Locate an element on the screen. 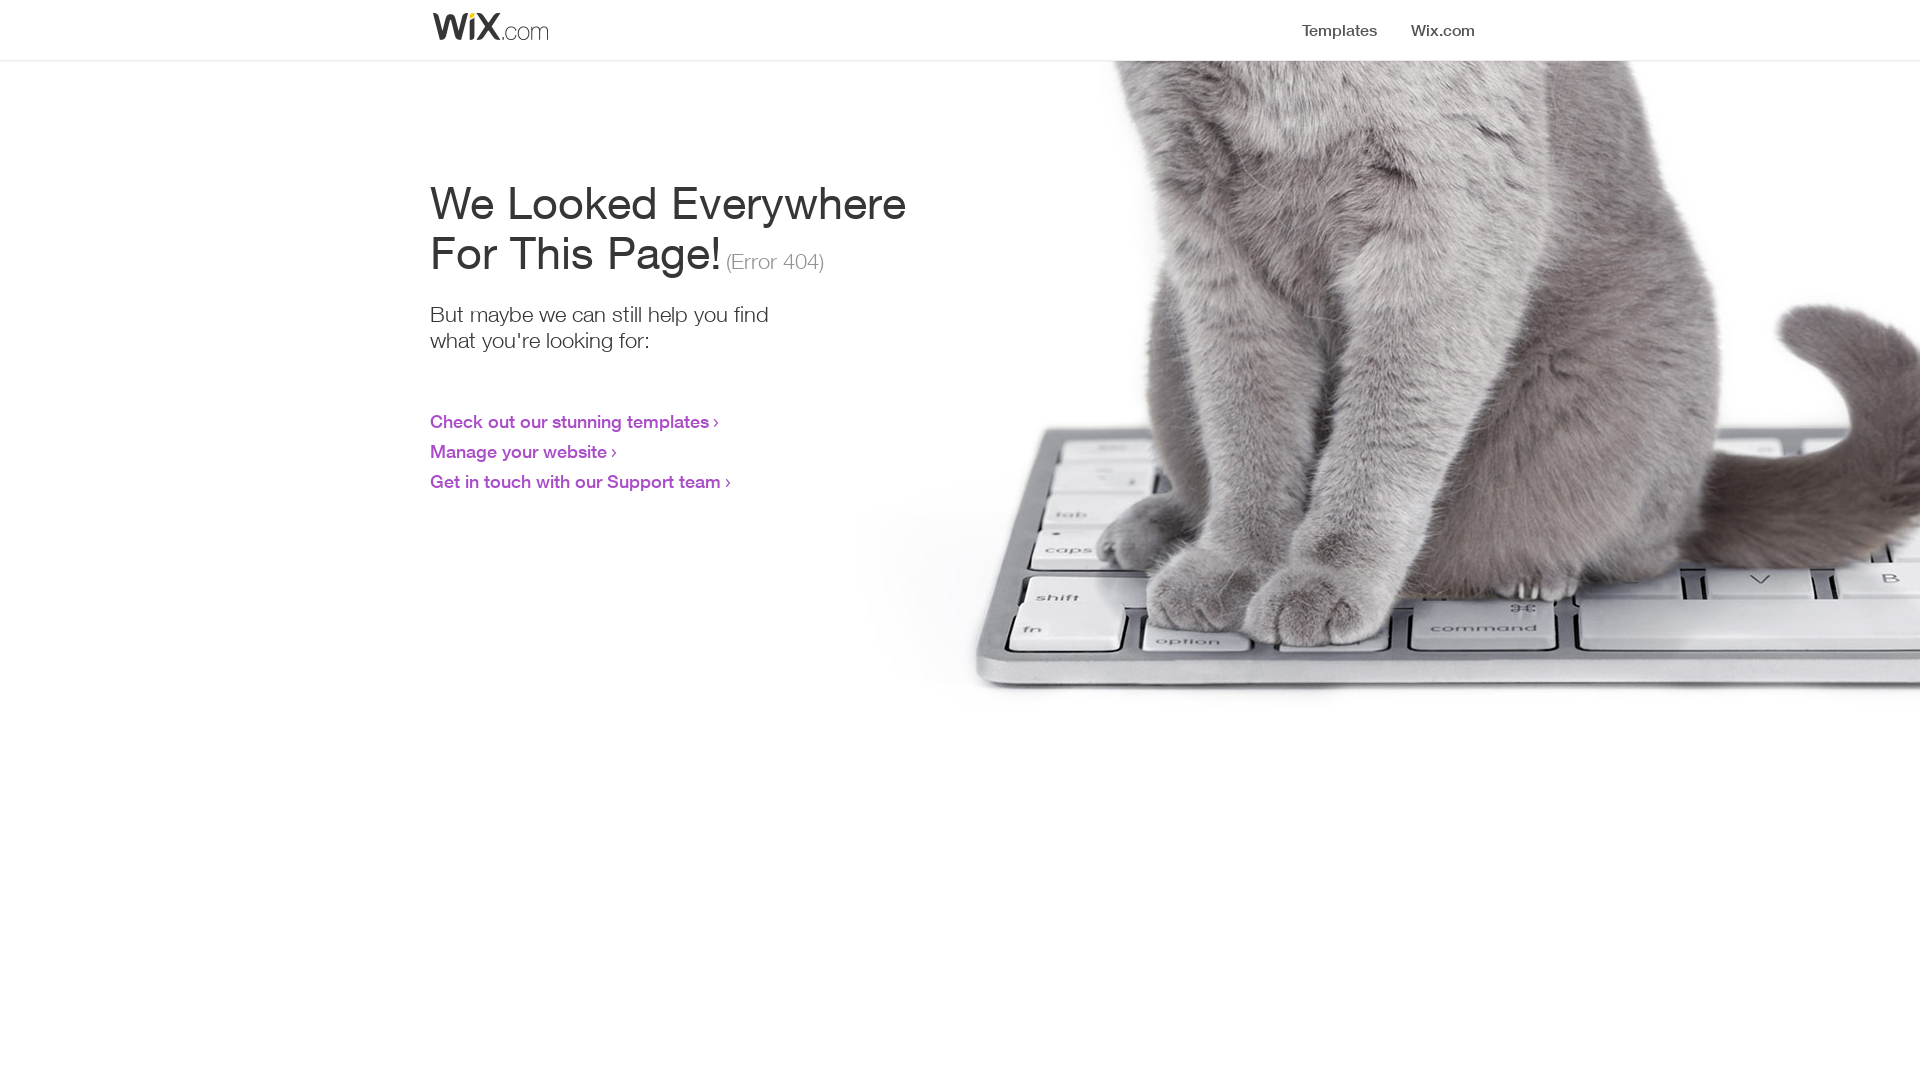  'Check out our stunning templates' is located at coordinates (429, 419).